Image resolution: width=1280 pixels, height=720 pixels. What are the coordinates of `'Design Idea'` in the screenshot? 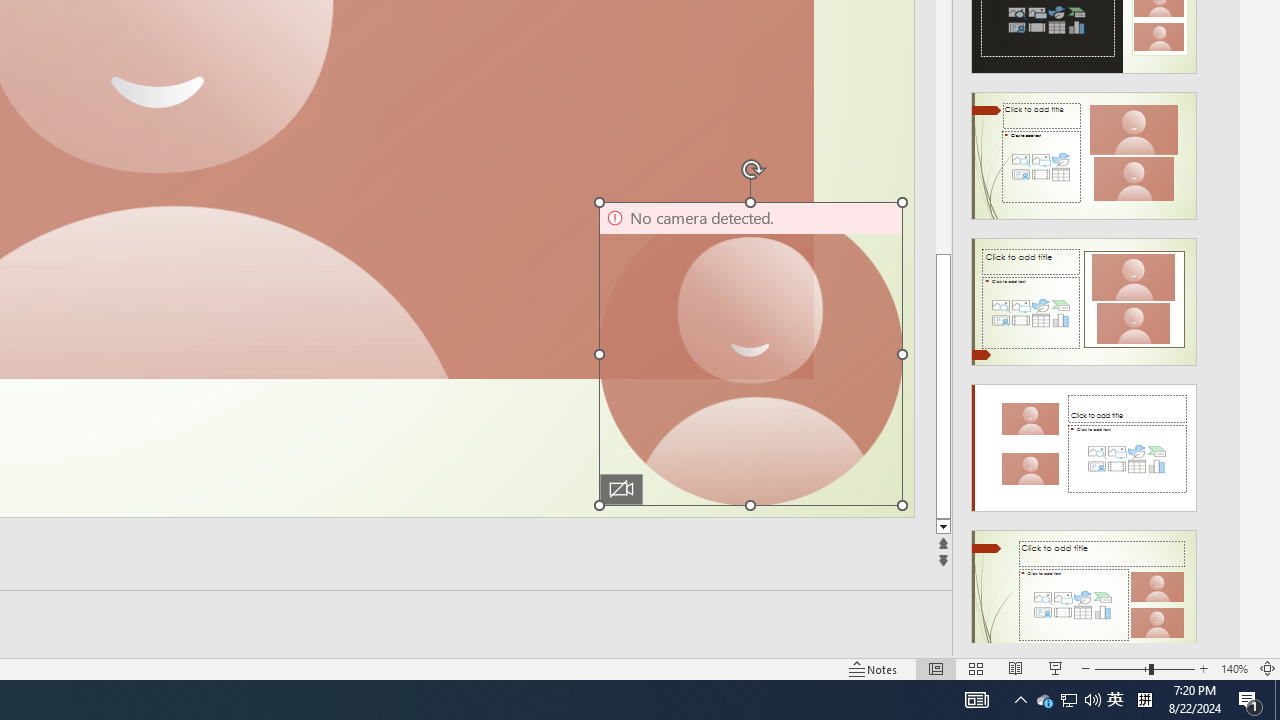 It's located at (1083, 586).